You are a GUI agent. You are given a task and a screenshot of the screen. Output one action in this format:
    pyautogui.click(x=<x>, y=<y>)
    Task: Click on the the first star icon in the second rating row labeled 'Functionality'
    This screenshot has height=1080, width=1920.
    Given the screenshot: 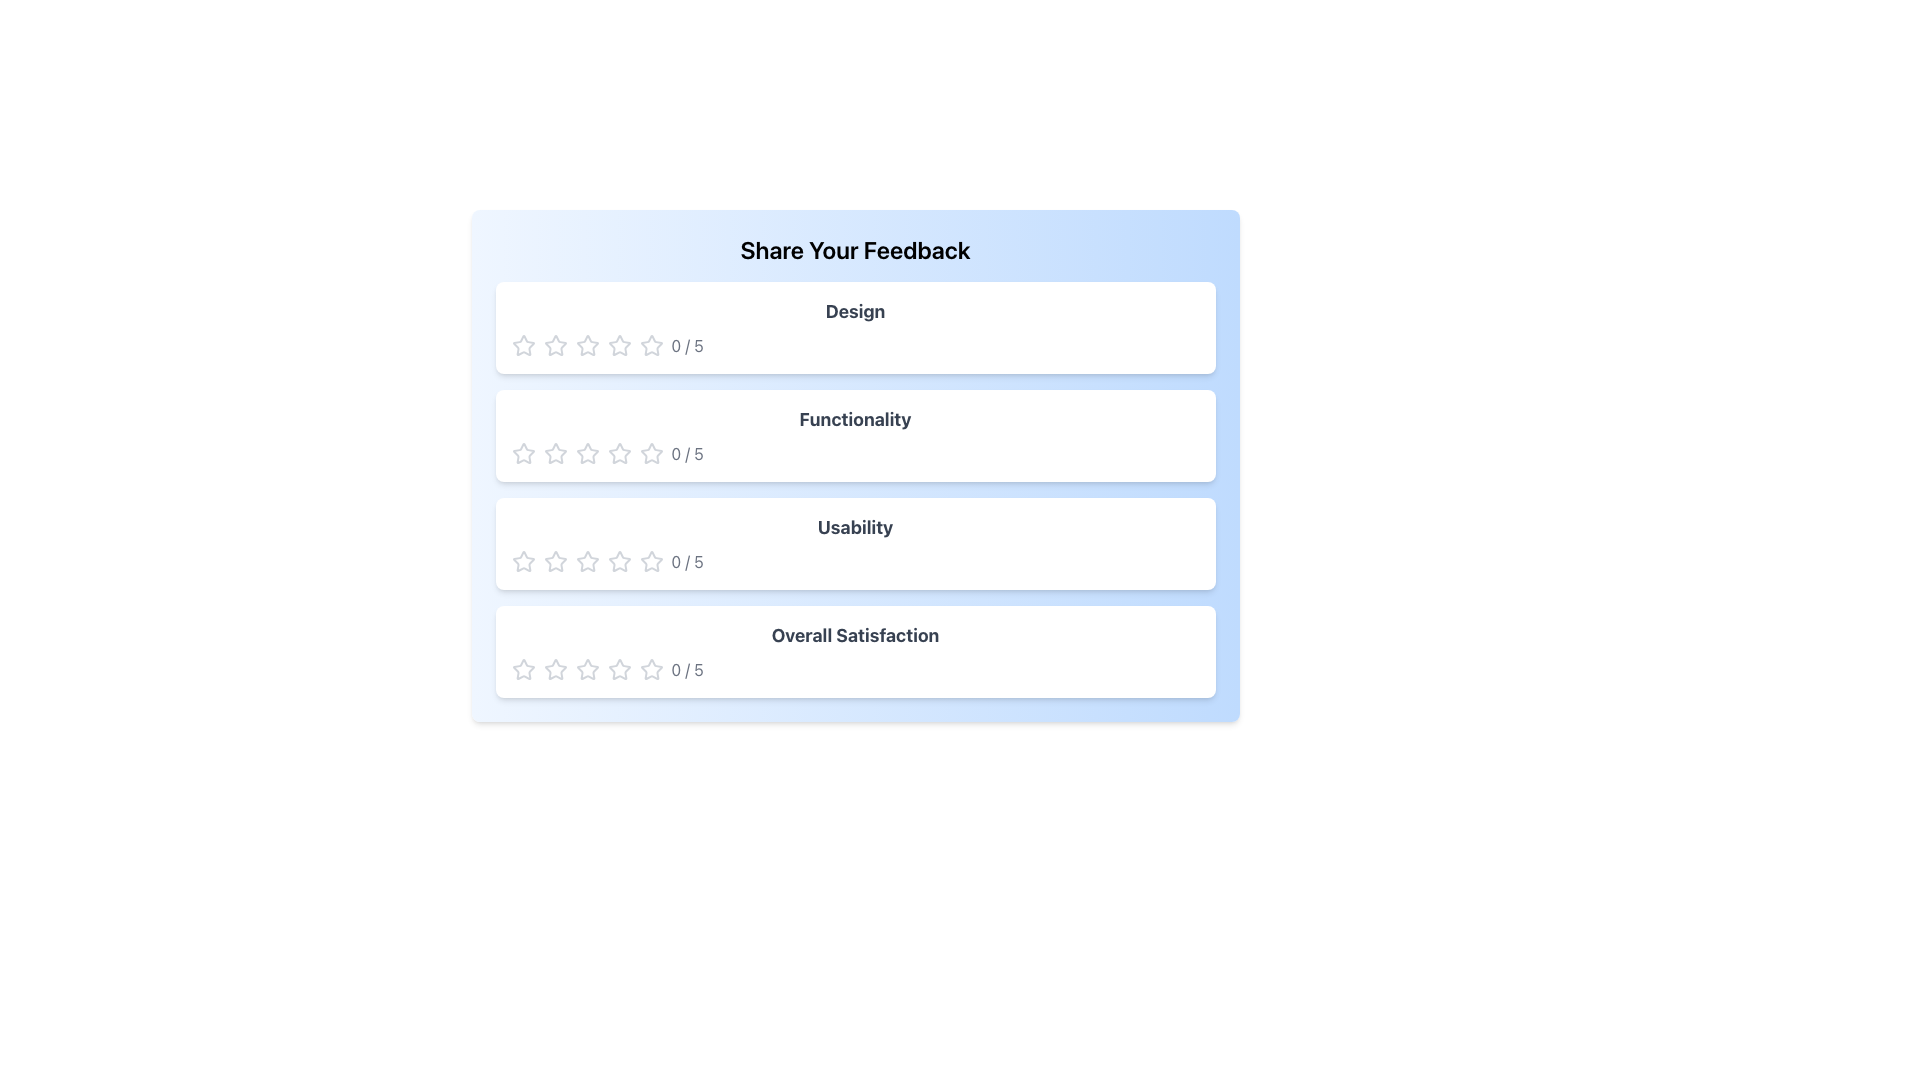 What is the action you would take?
    pyautogui.click(x=555, y=453)
    